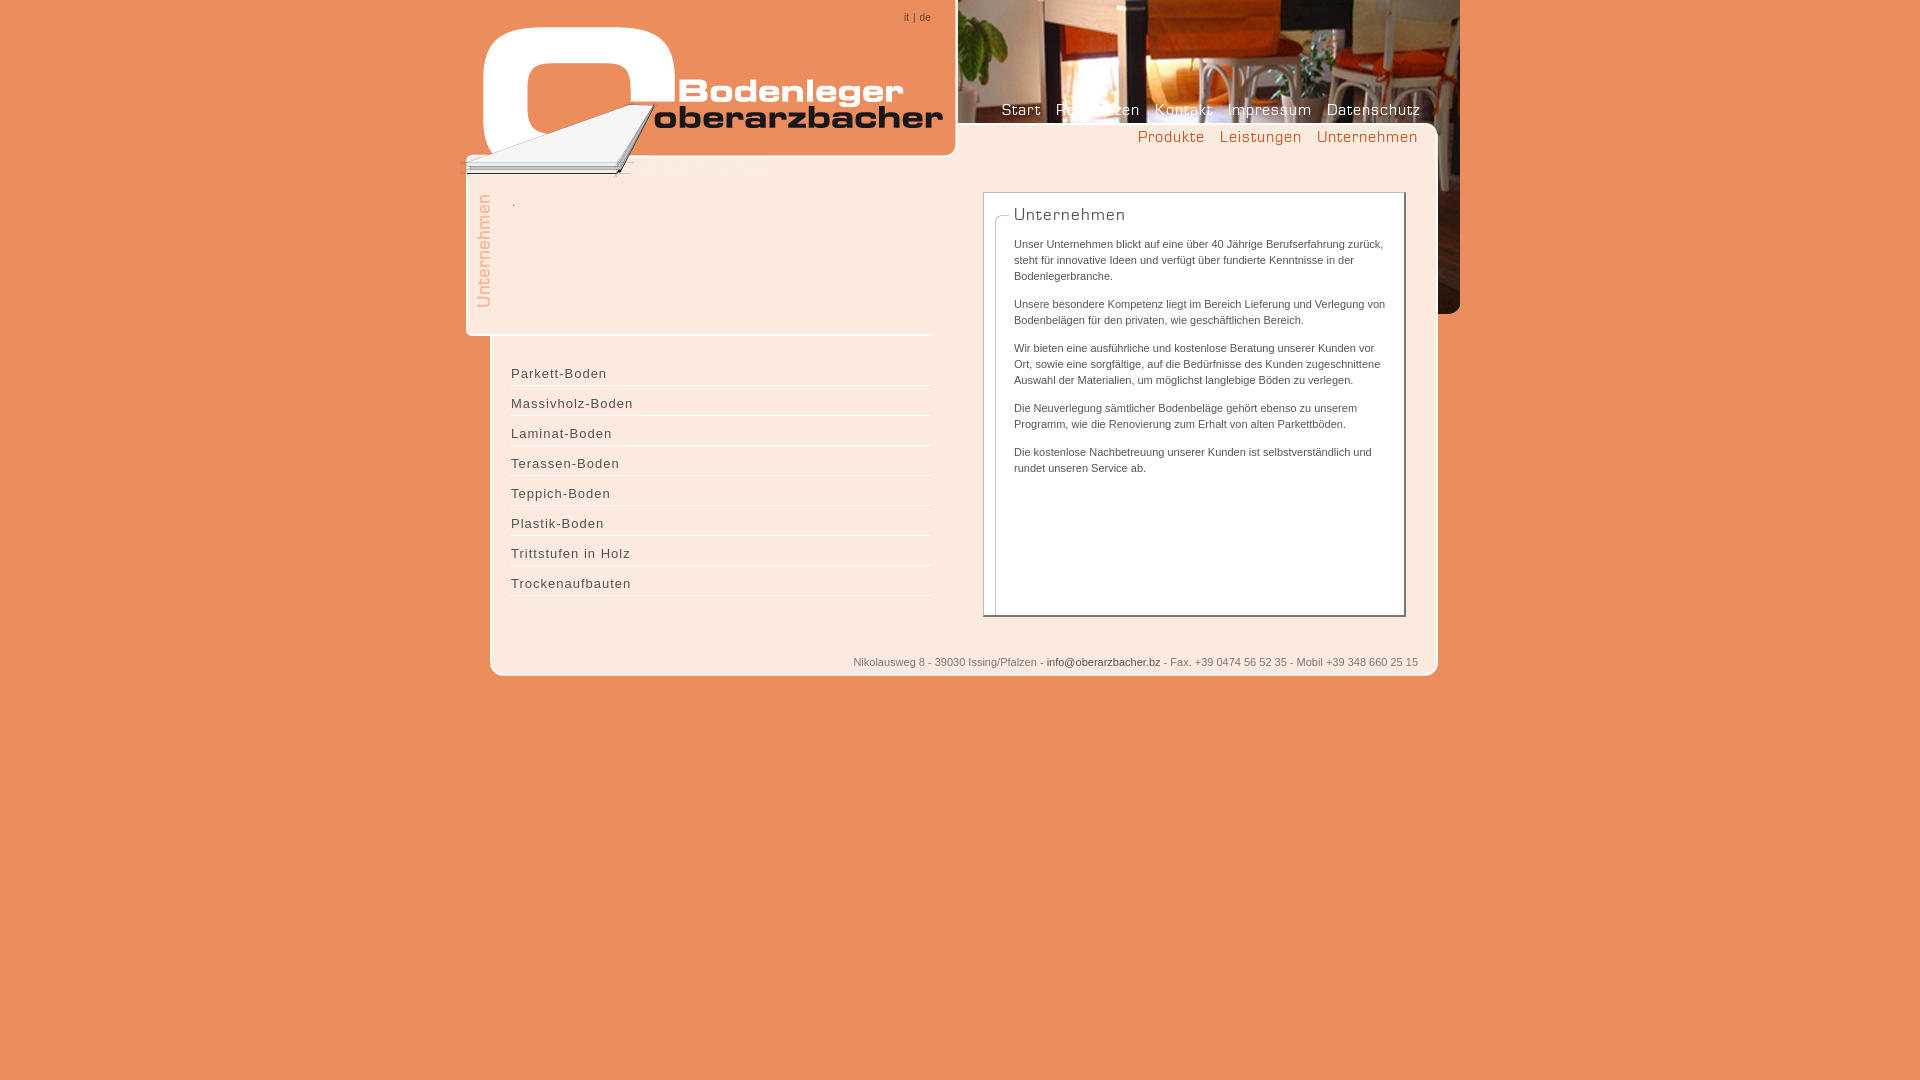 The image size is (1920, 1080). What do you see at coordinates (1269, 109) in the screenshot?
I see `'Impressum'` at bounding box center [1269, 109].